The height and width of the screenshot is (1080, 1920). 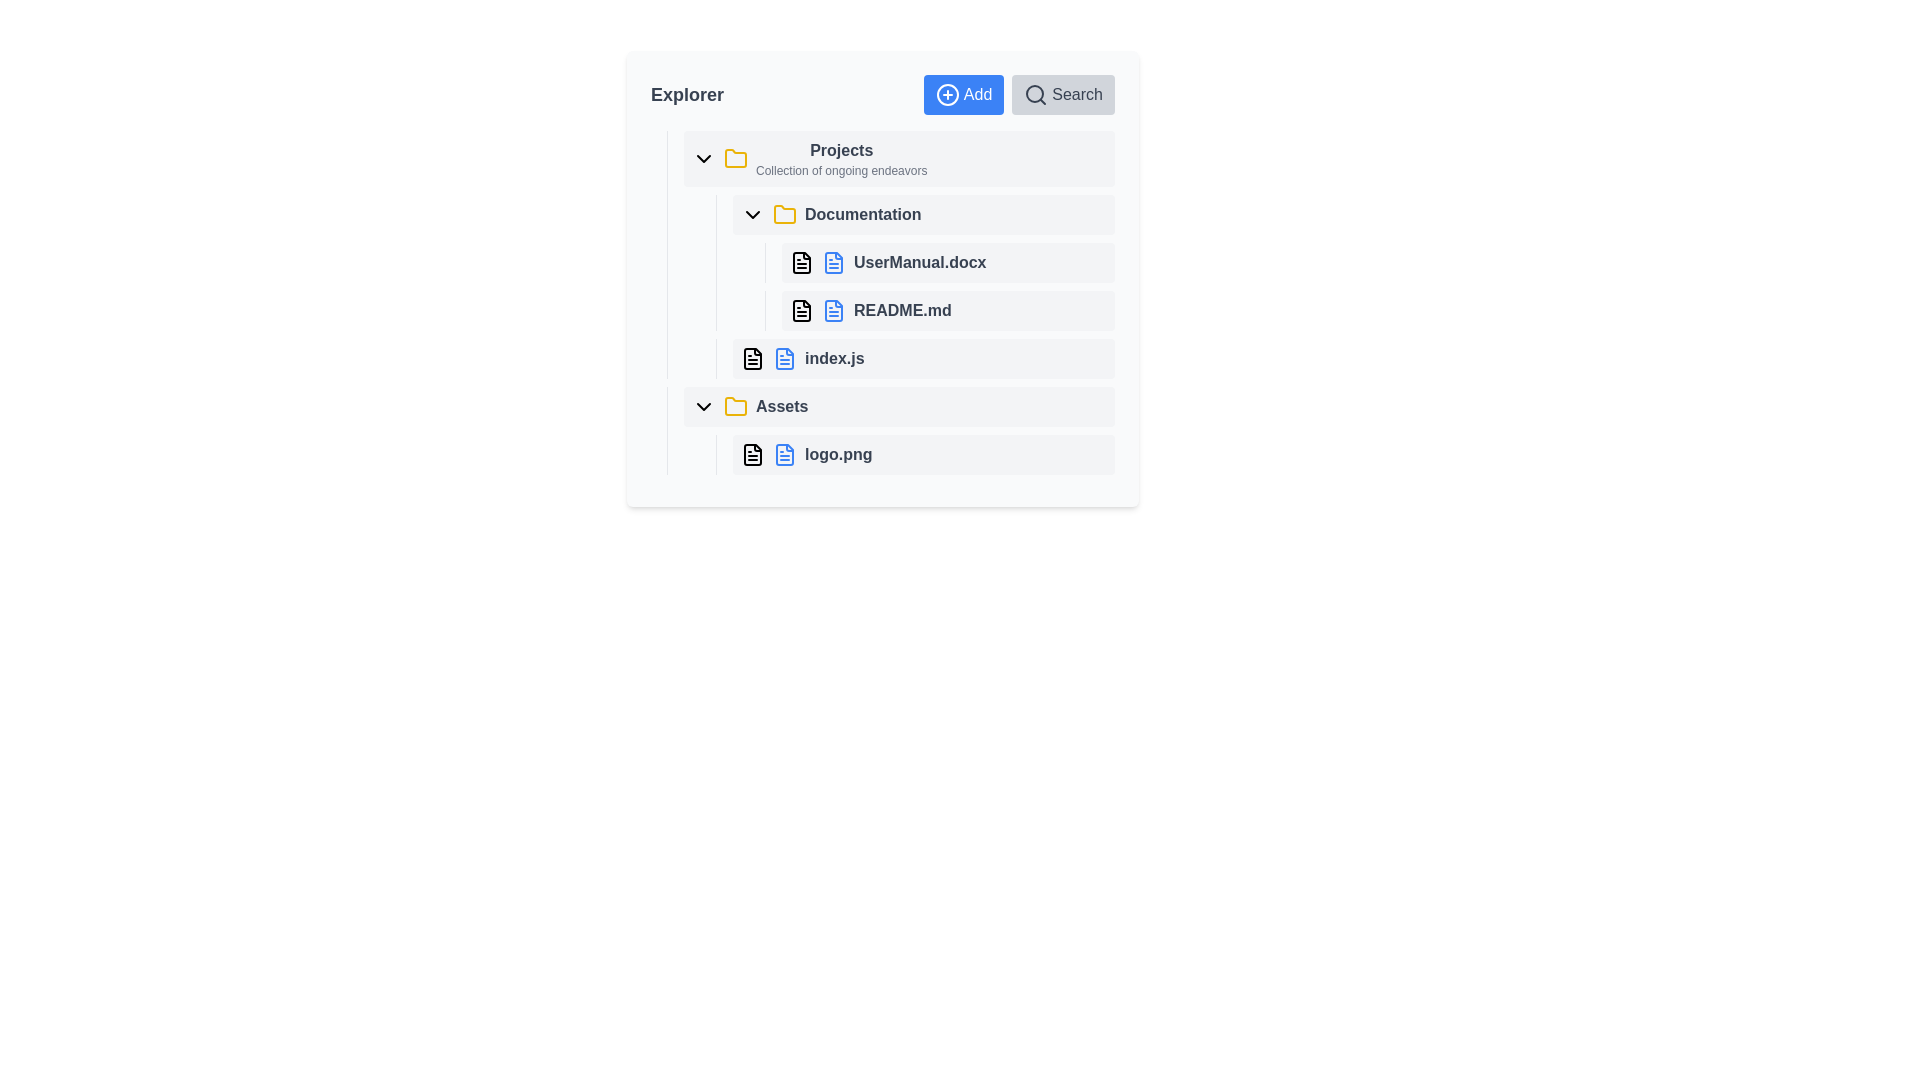 I want to click on the first folder item in the 'Projects' list under the 'Explorer' section, so click(x=923, y=215).